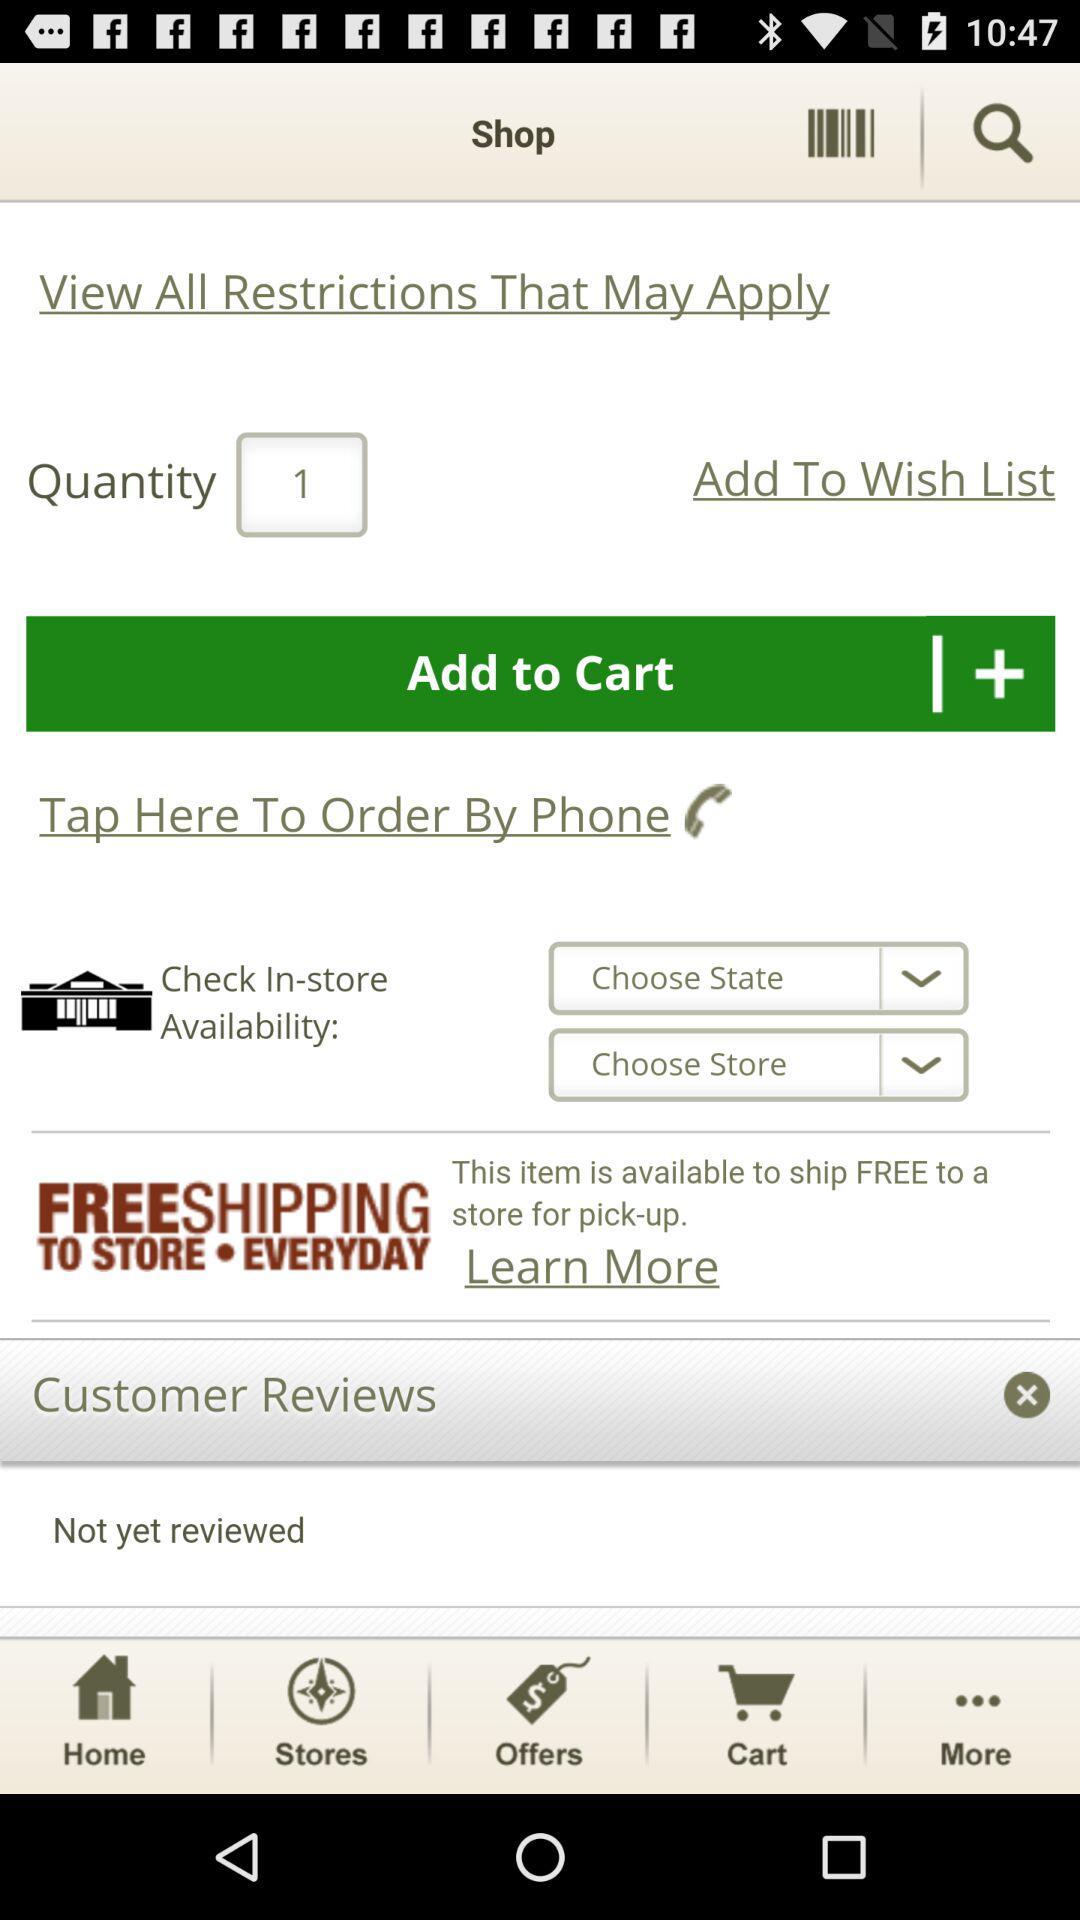 Image resolution: width=1080 pixels, height=1920 pixels. Describe the element at coordinates (537, 1835) in the screenshot. I see `the label icon` at that location.